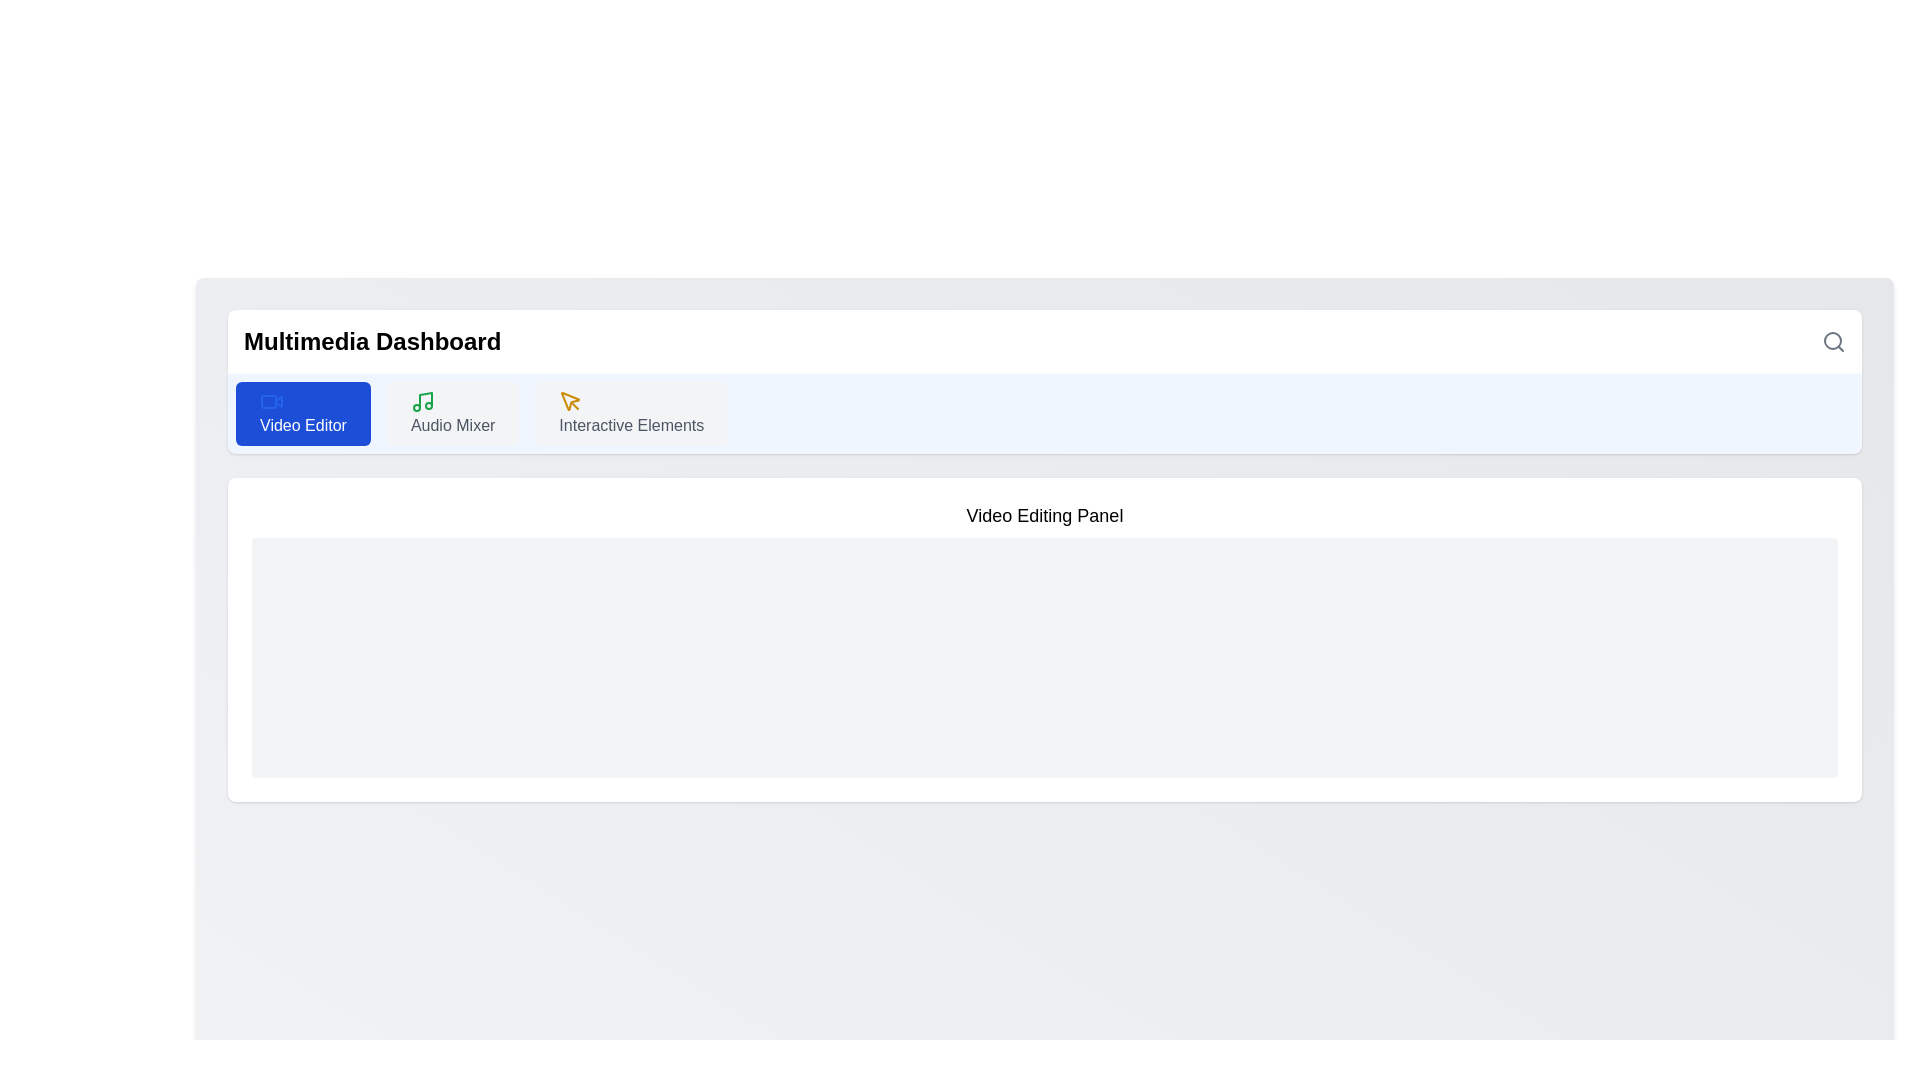  I want to click on information about the 'Audio Mixer' icon located in the navigation bar, which serves as a visual cue for audio management, so click(421, 401).